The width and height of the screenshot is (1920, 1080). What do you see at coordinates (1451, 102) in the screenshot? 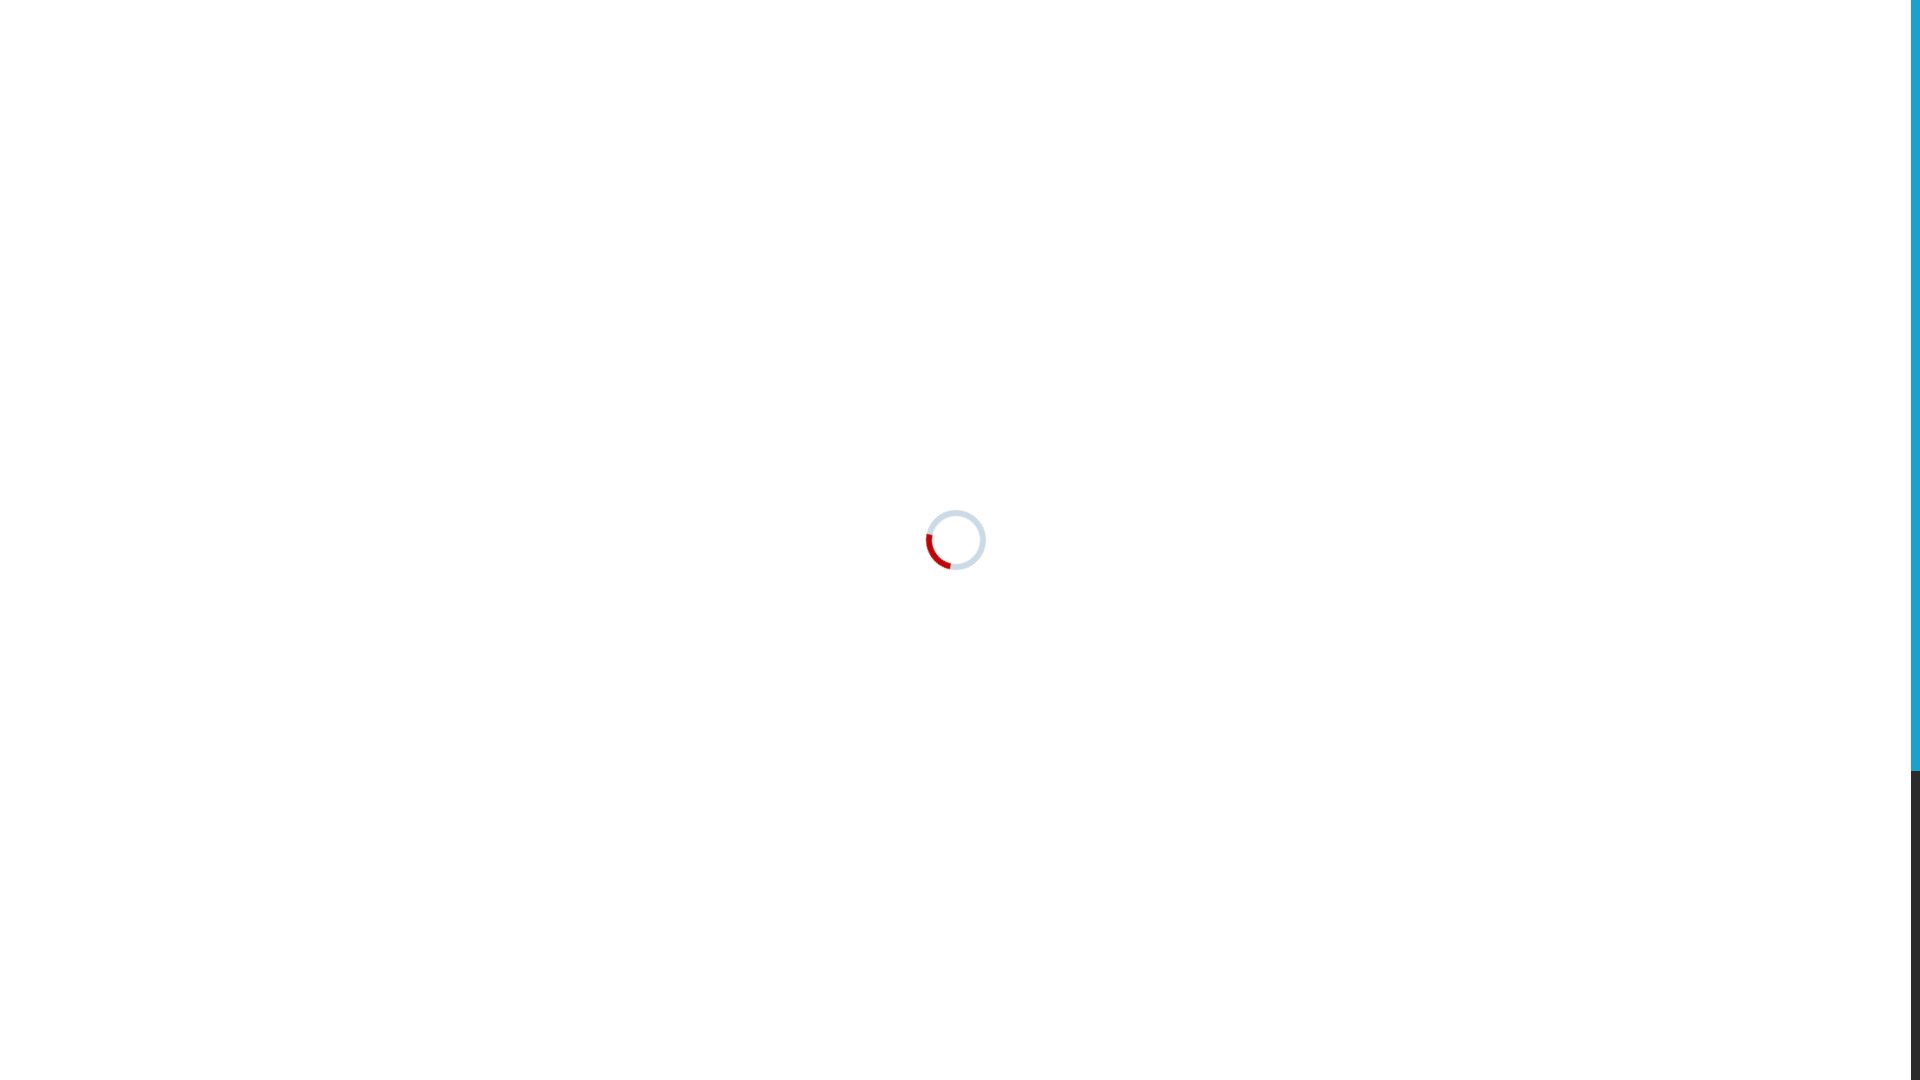
I see `'+375 17 544-10-00'` at bounding box center [1451, 102].